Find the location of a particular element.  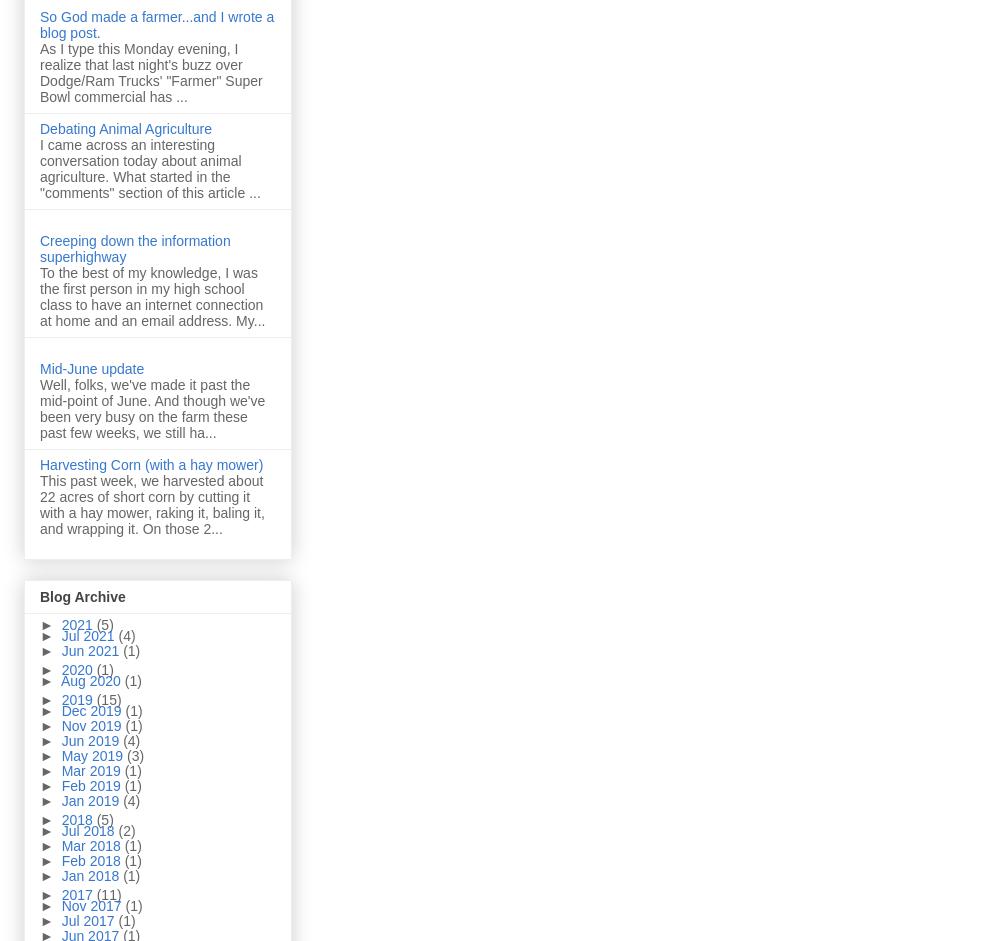

'Debating Animal Agriculture' is located at coordinates (126, 128).